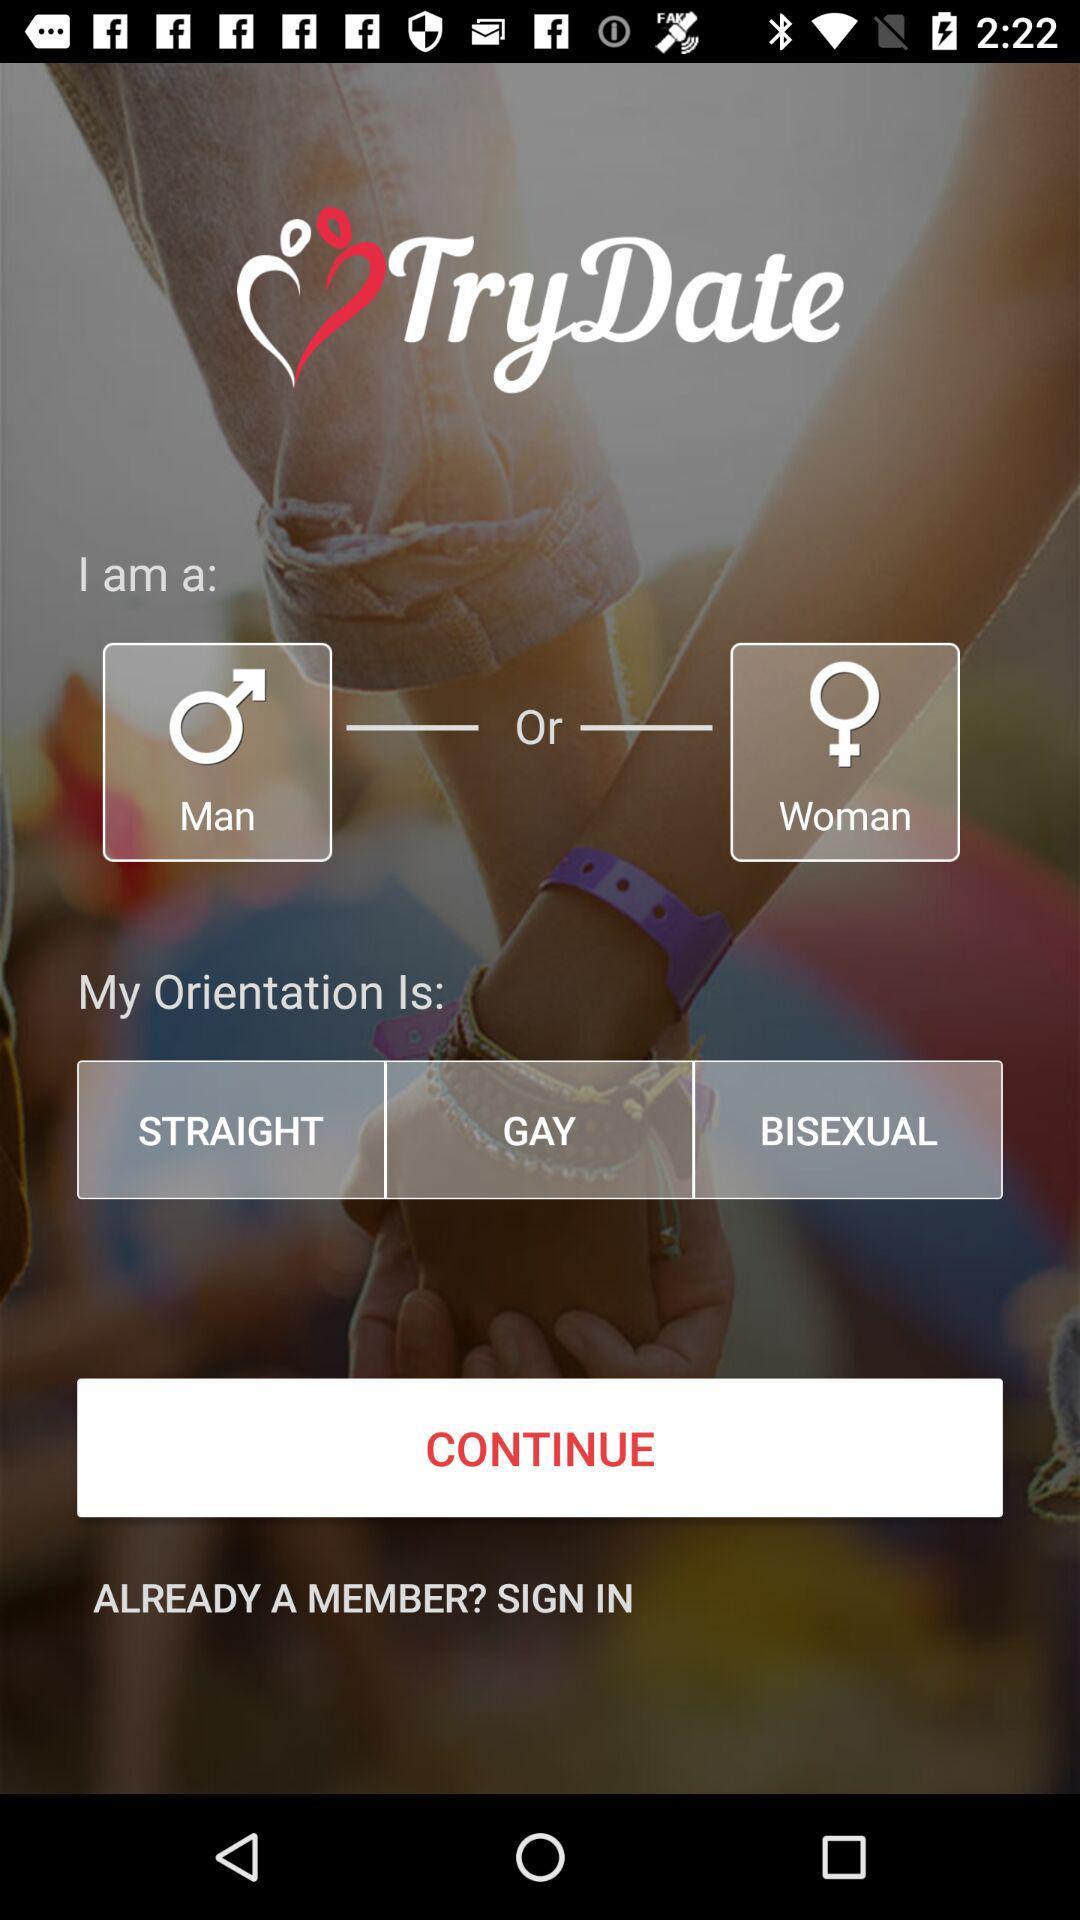  Describe the element at coordinates (845, 751) in the screenshot. I see `women symbol icon` at that location.